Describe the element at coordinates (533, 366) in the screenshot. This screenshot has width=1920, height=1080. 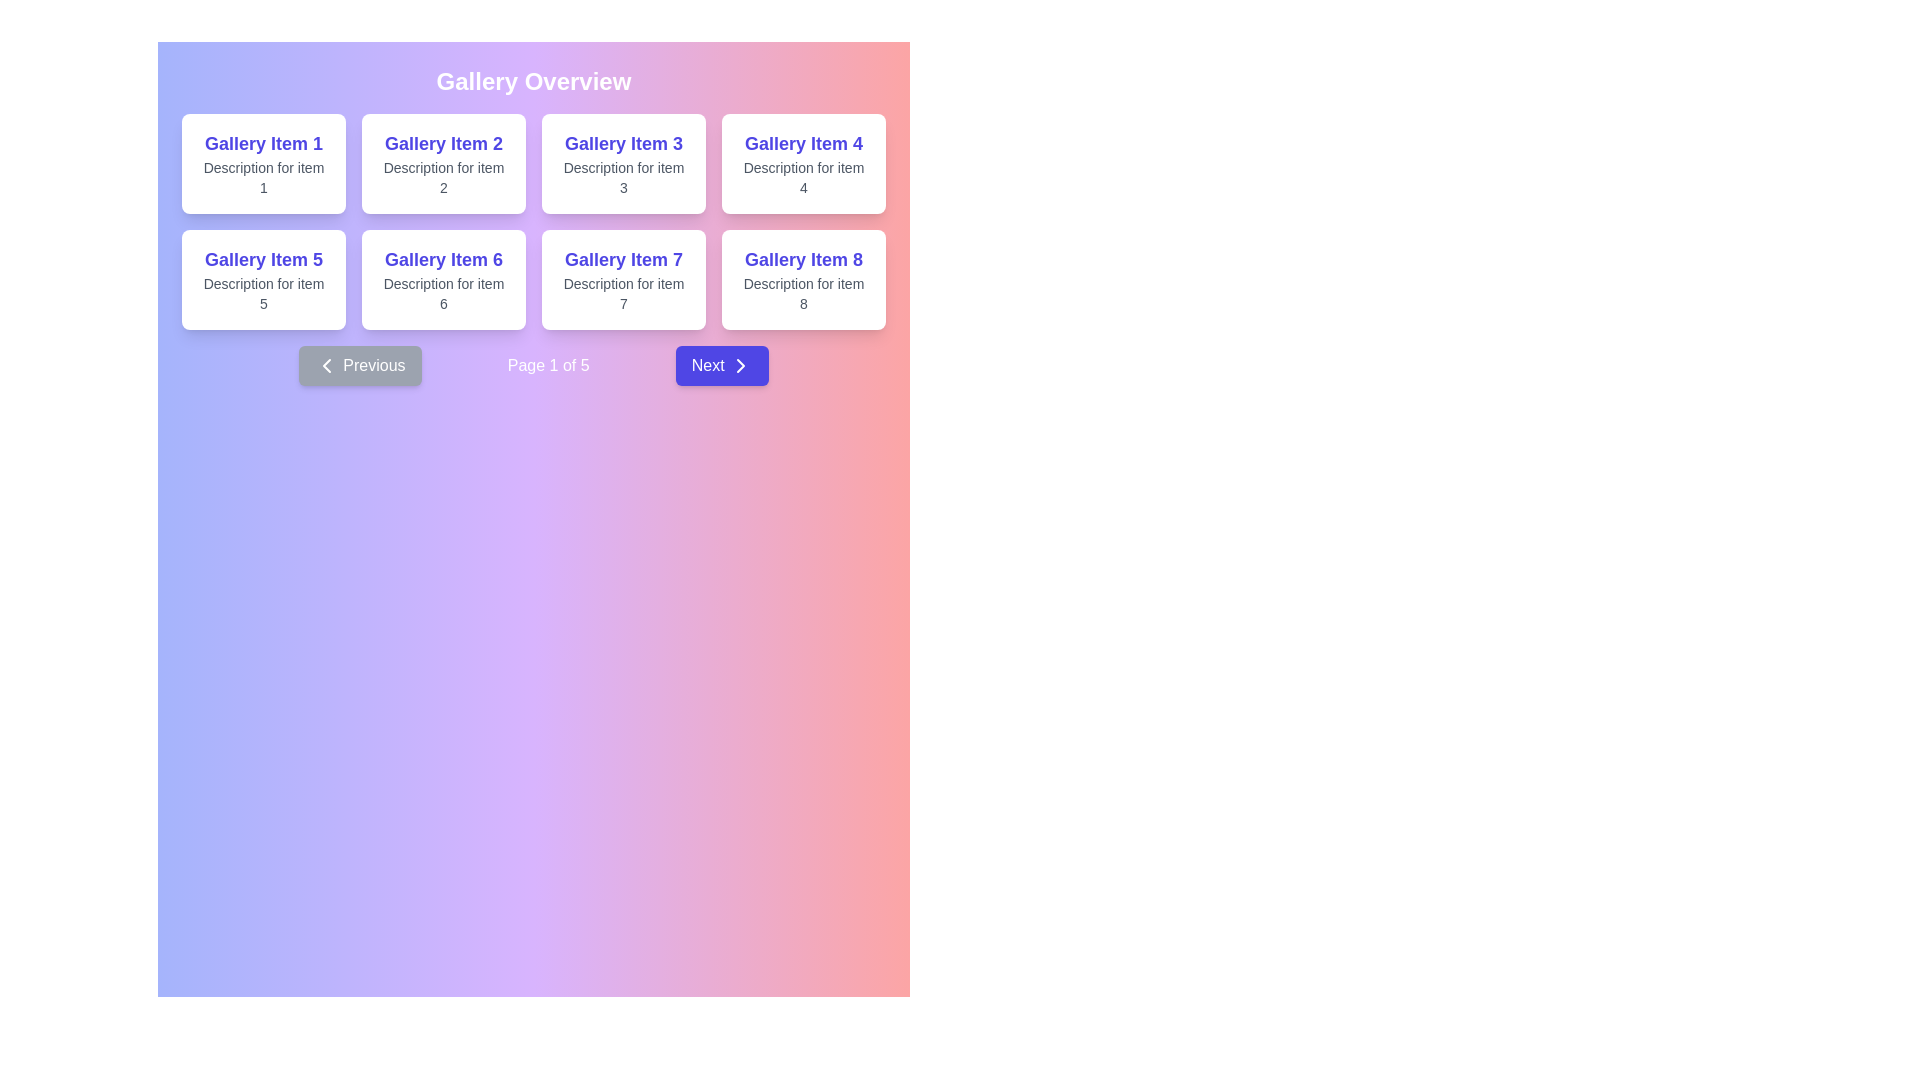
I see `text in the Pagination bar to know the current page status, which displays 'Page 1 of 5' at the center of the bar` at that location.